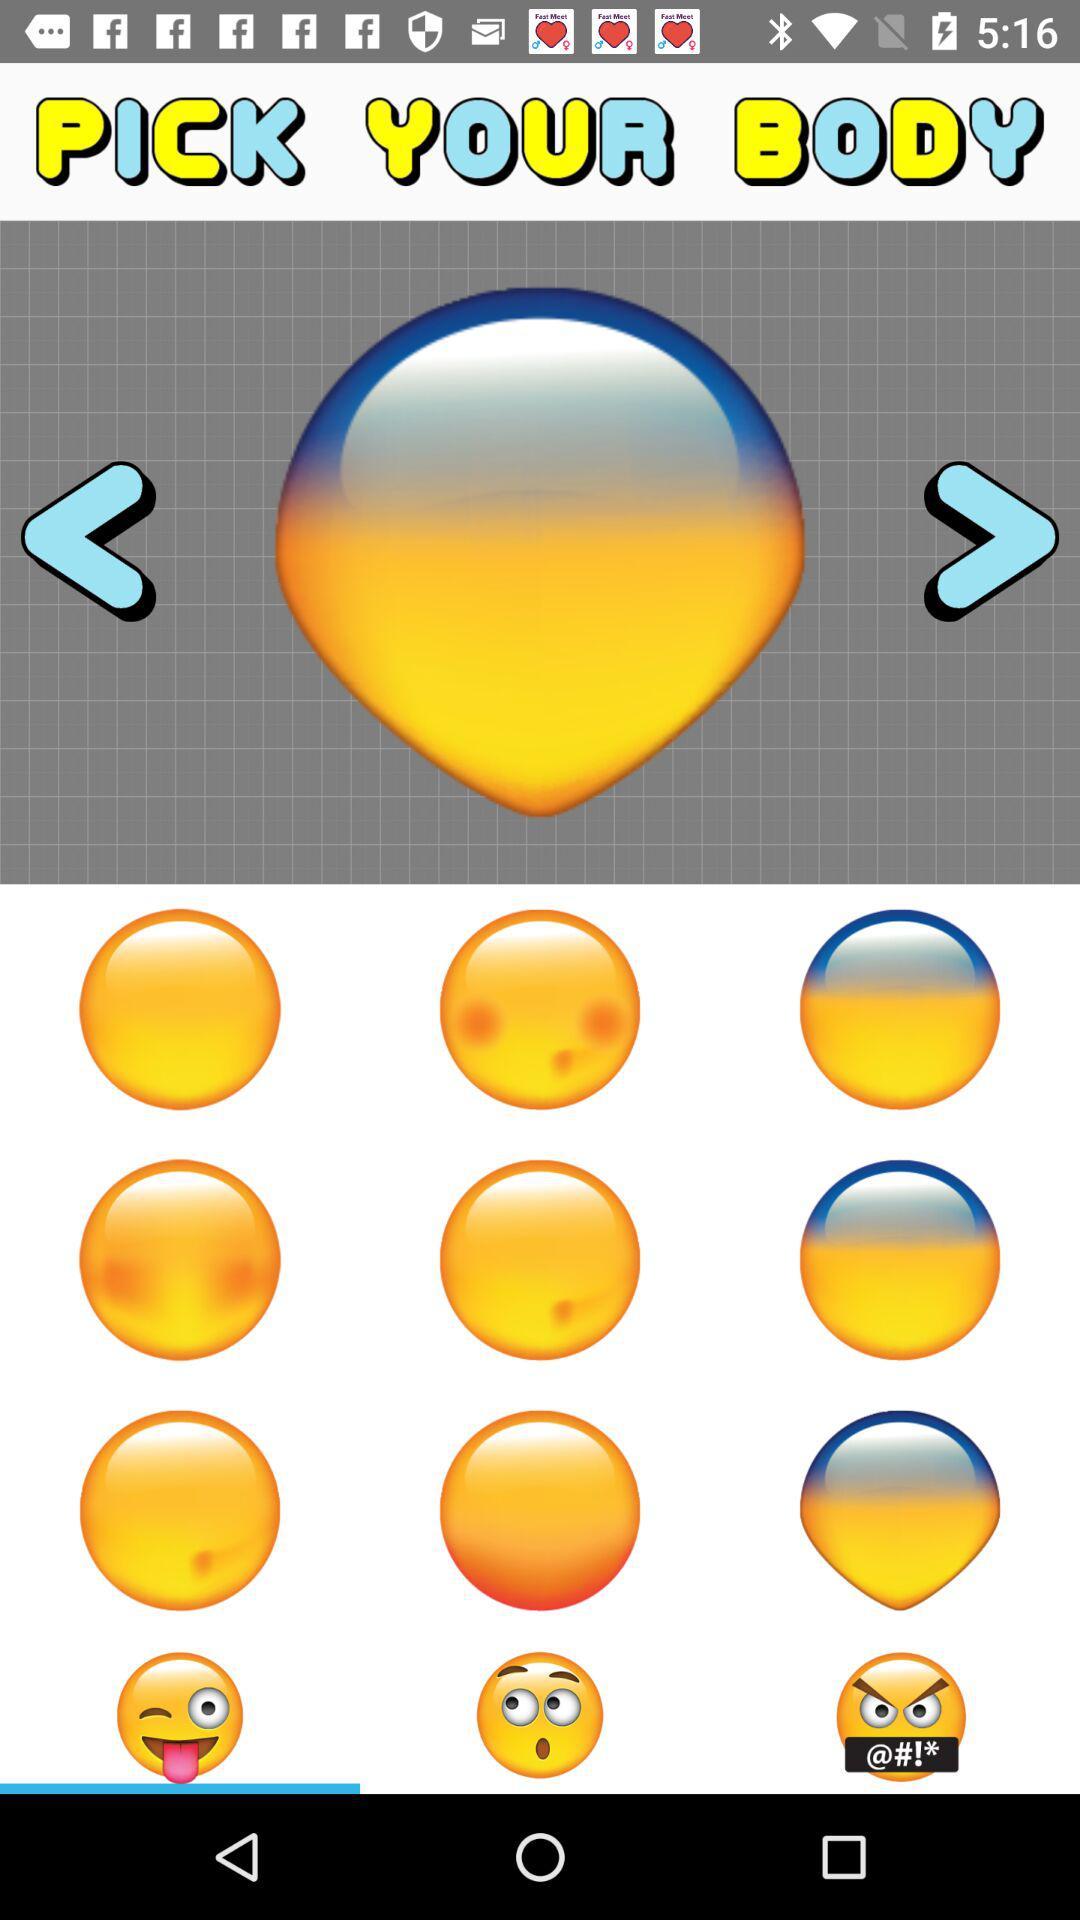 This screenshot has width=1080, height=1920. Describe the element at coordinates (540, 1510) in the screenshot. I see `face` at that location.